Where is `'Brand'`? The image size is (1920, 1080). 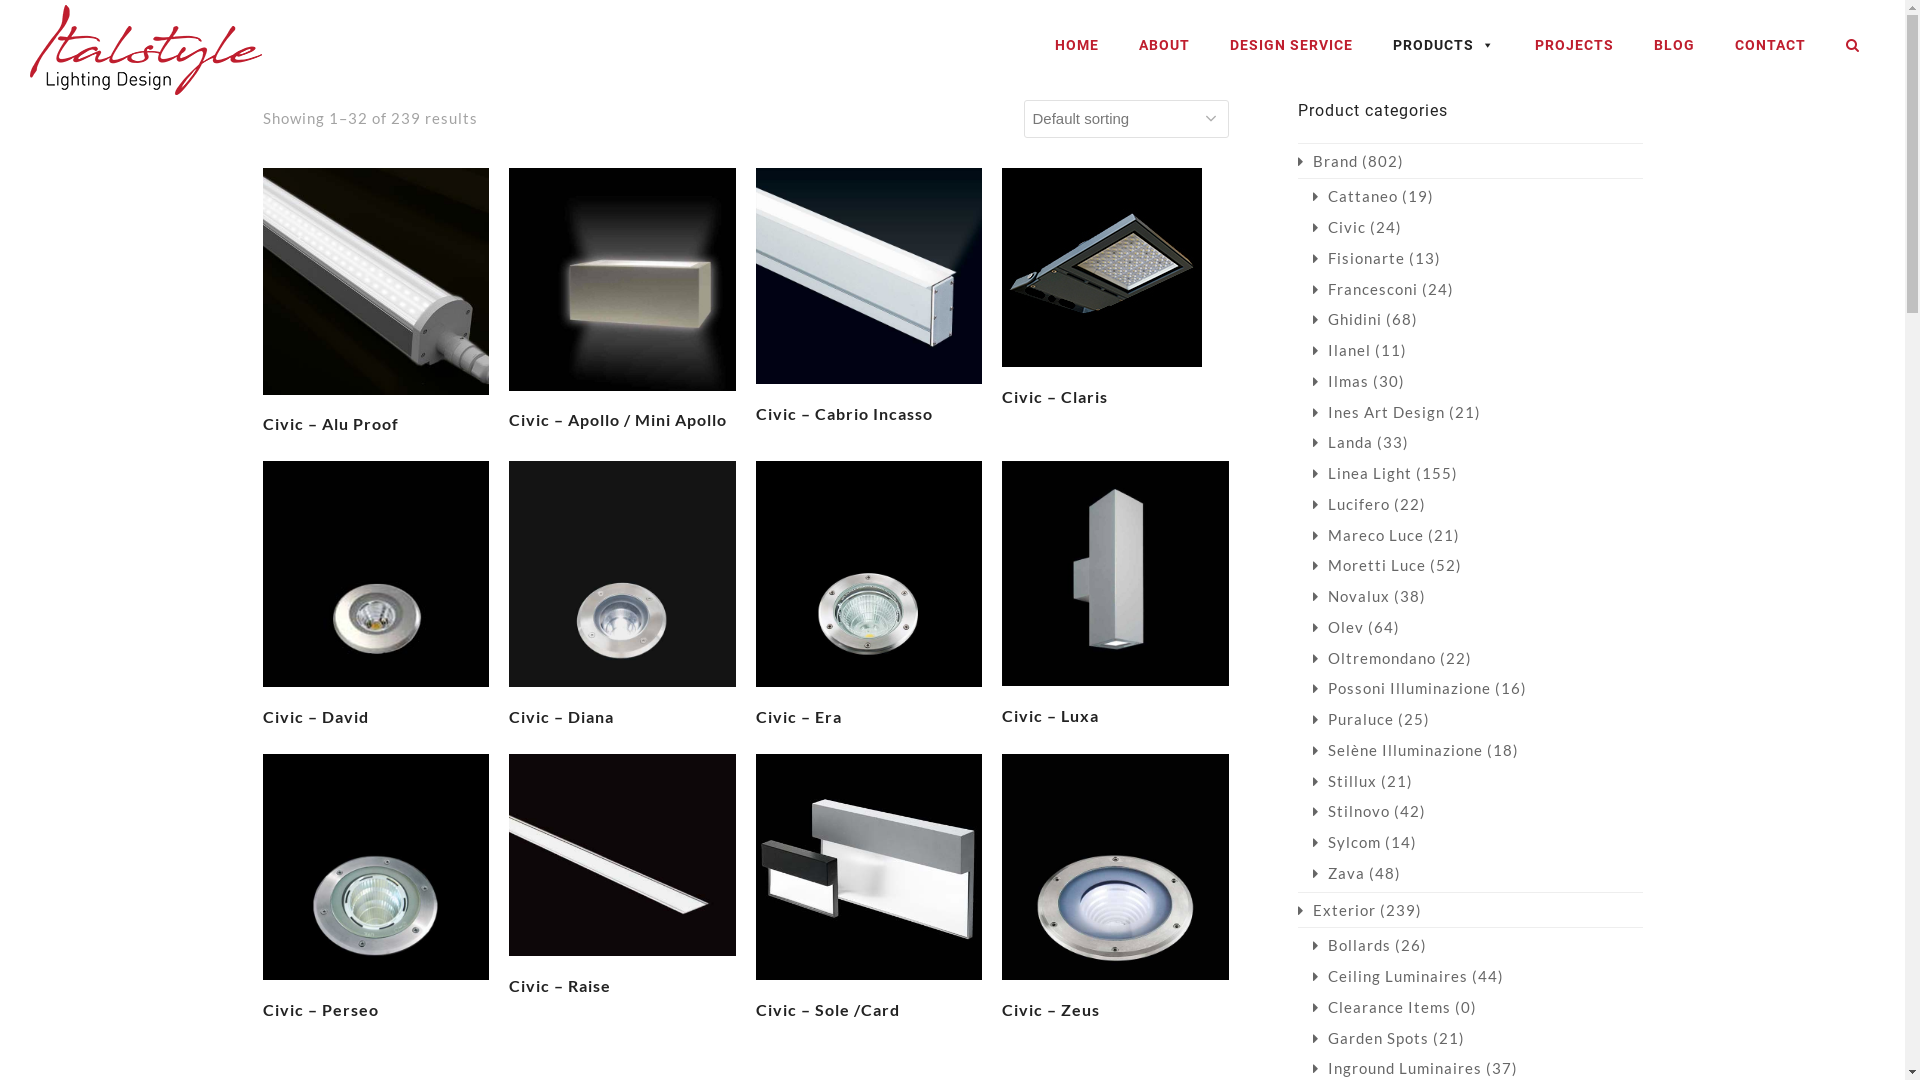
'Brand' is located at coordinates (1328, 160).